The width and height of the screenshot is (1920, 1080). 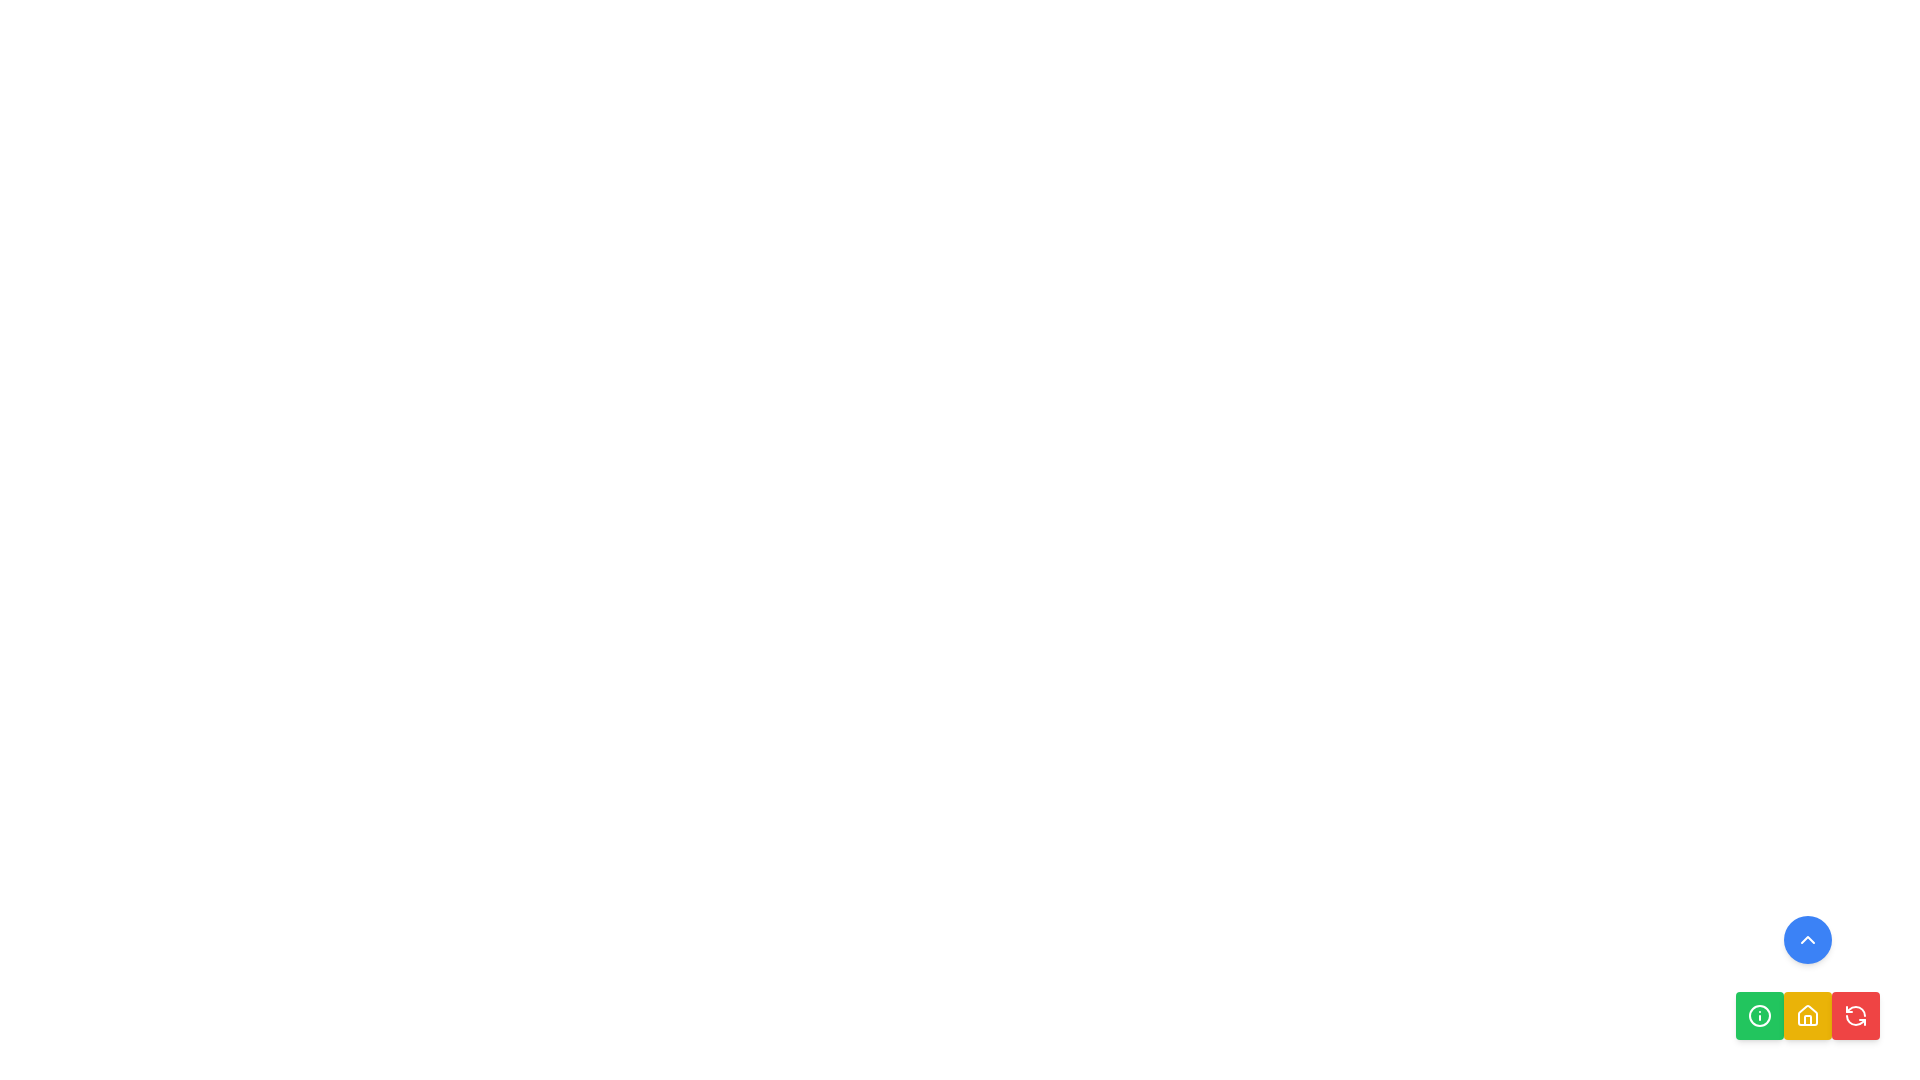 I want to click on the house-shaped icon button with a yellow background and white outline located in the bottom-right corner of the interface, so click(x=1808, y=1015).